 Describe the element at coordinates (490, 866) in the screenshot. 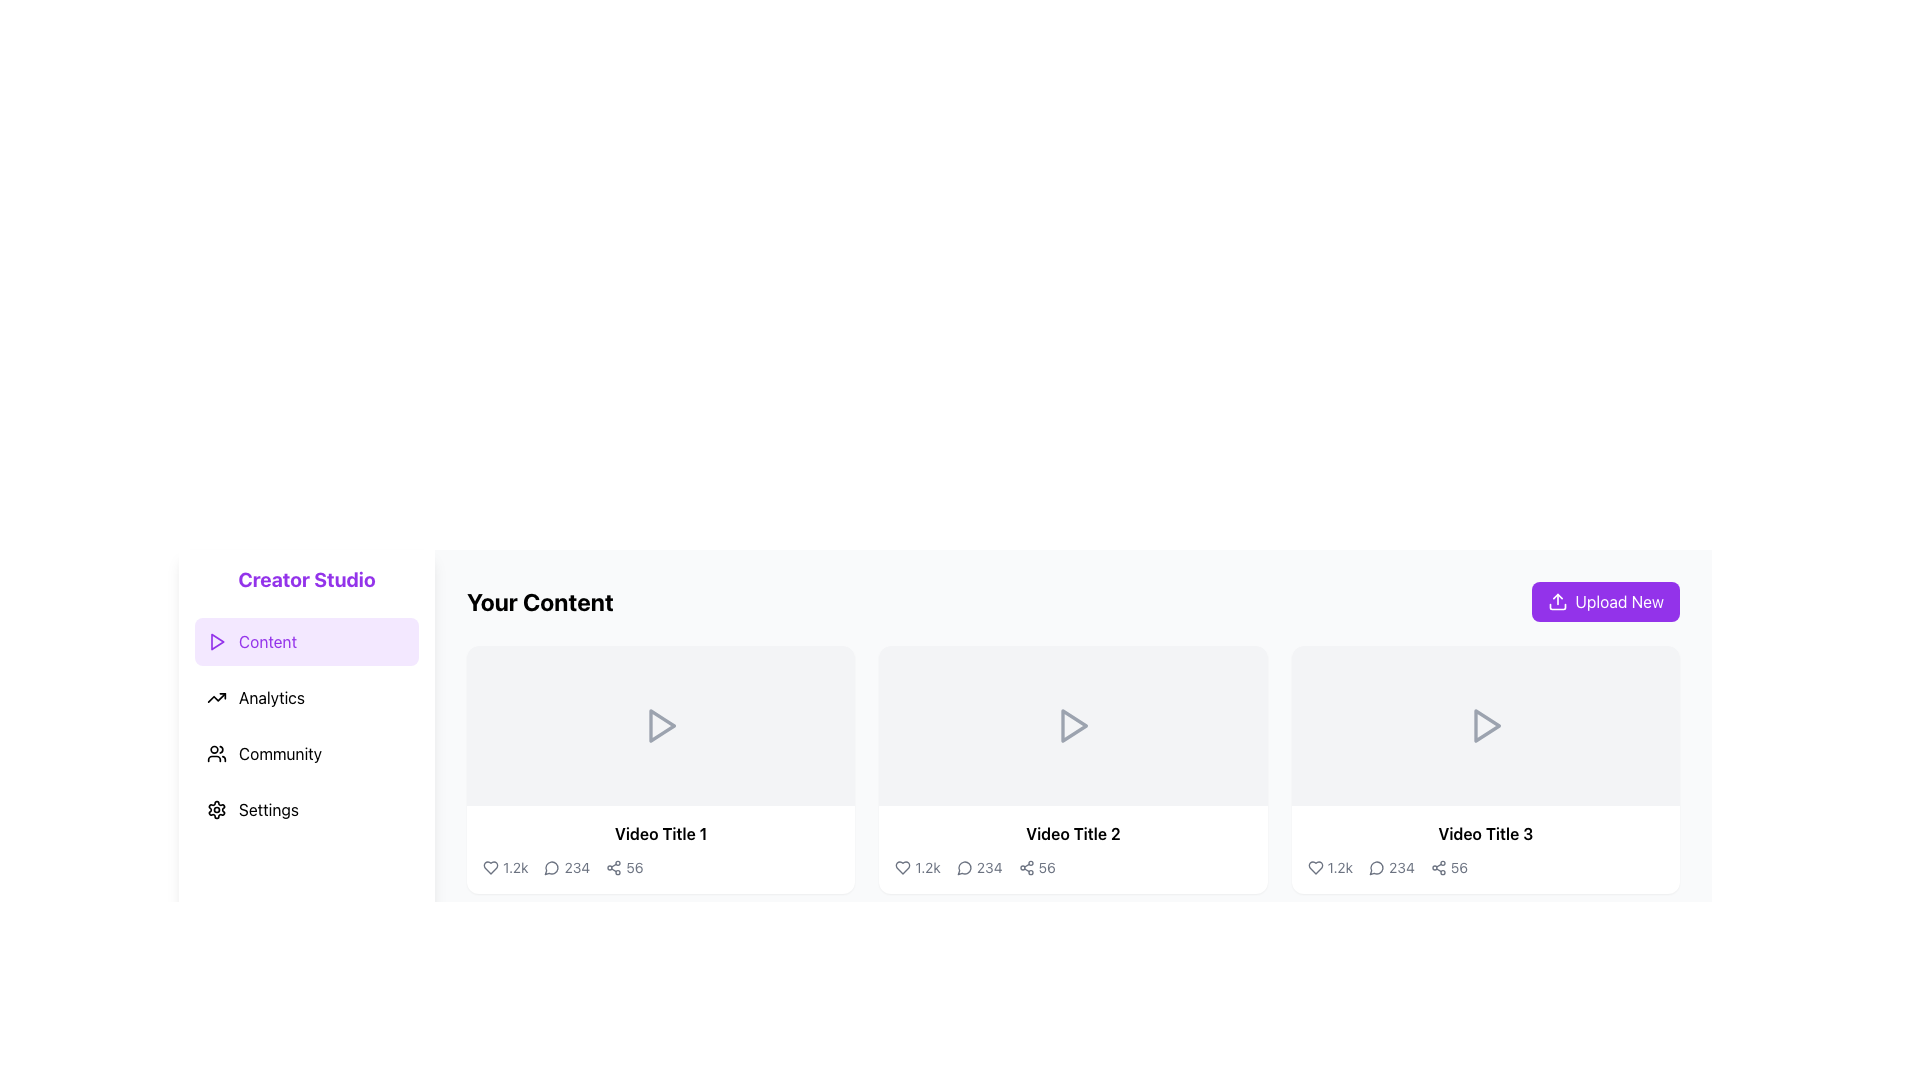

I see `the heart-shaped icon located at the bottom-left region of the video thumbnail card to like the associated content` at that location.